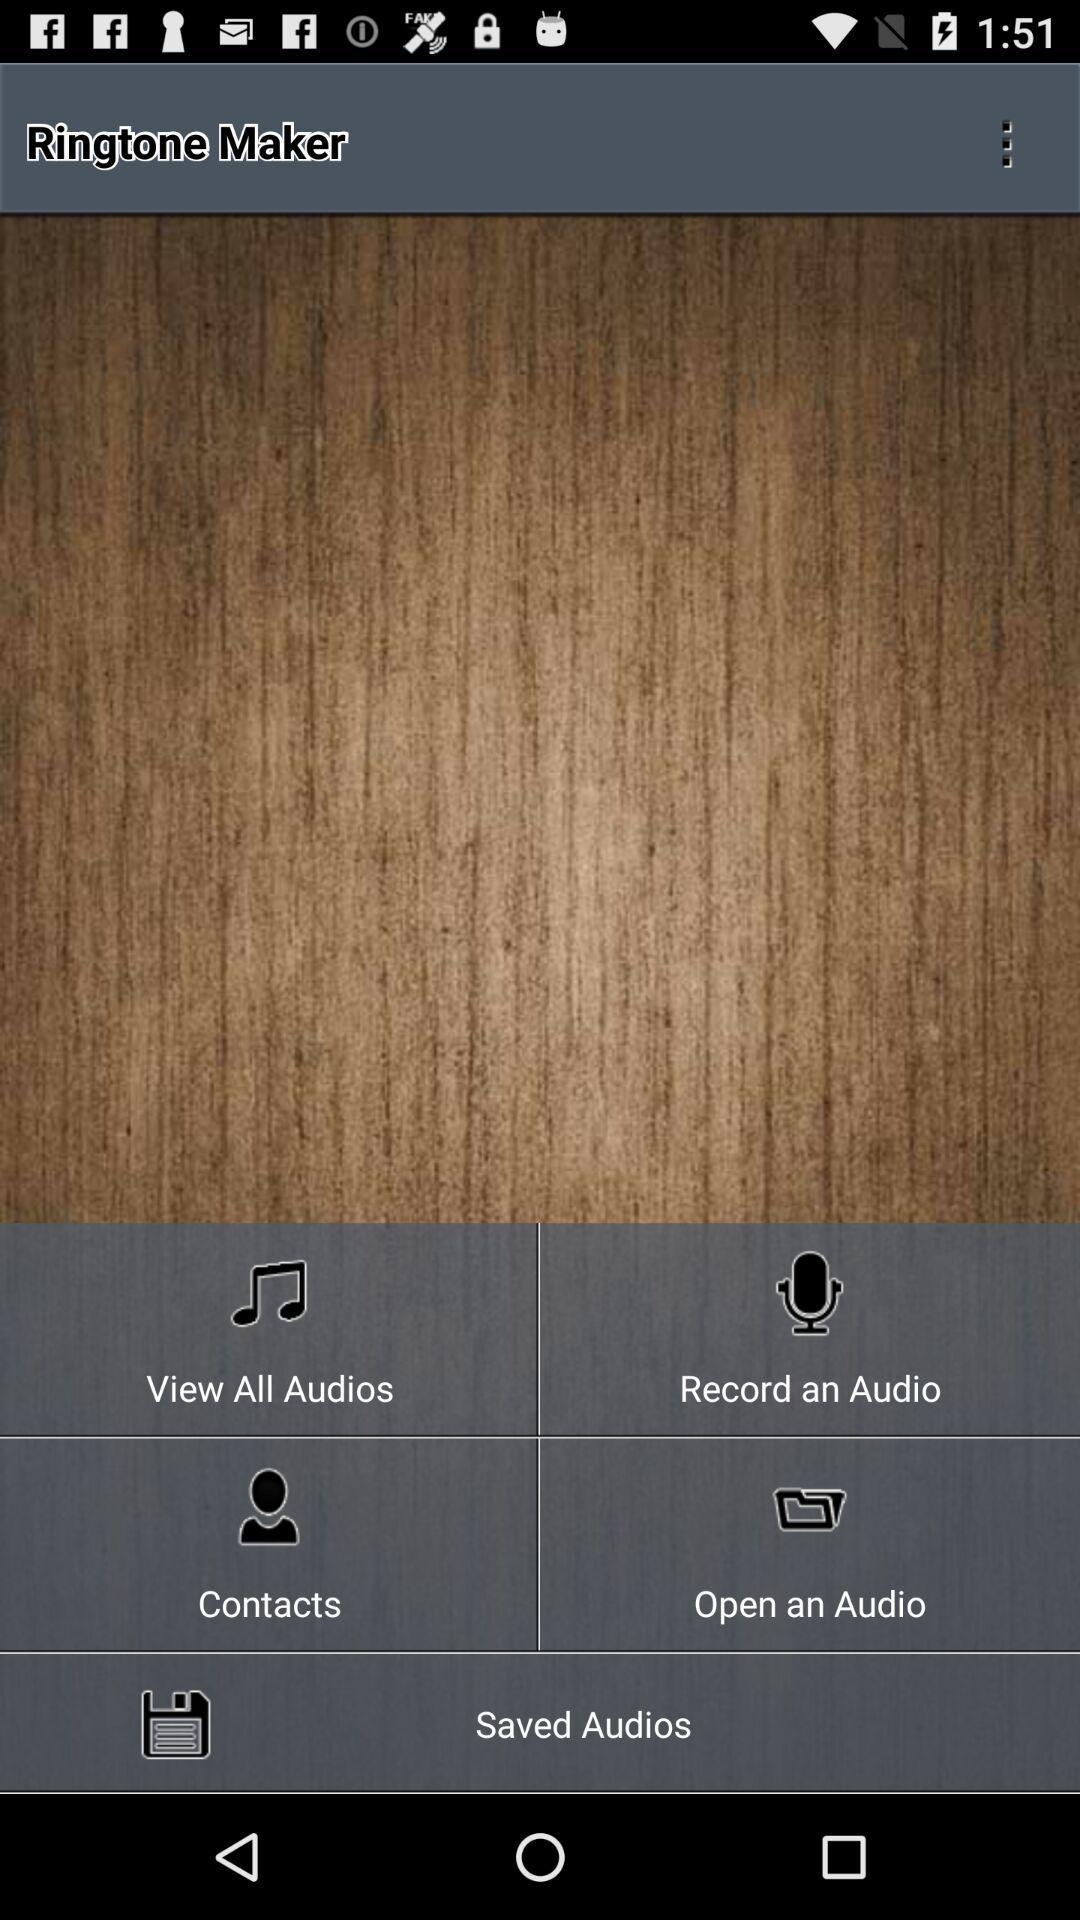 The width and height of the screenshot is (1080, 1920). Describe the element at coordinates (270, 1545) in the screenshot. I see `button below the view all audios button` at that location.